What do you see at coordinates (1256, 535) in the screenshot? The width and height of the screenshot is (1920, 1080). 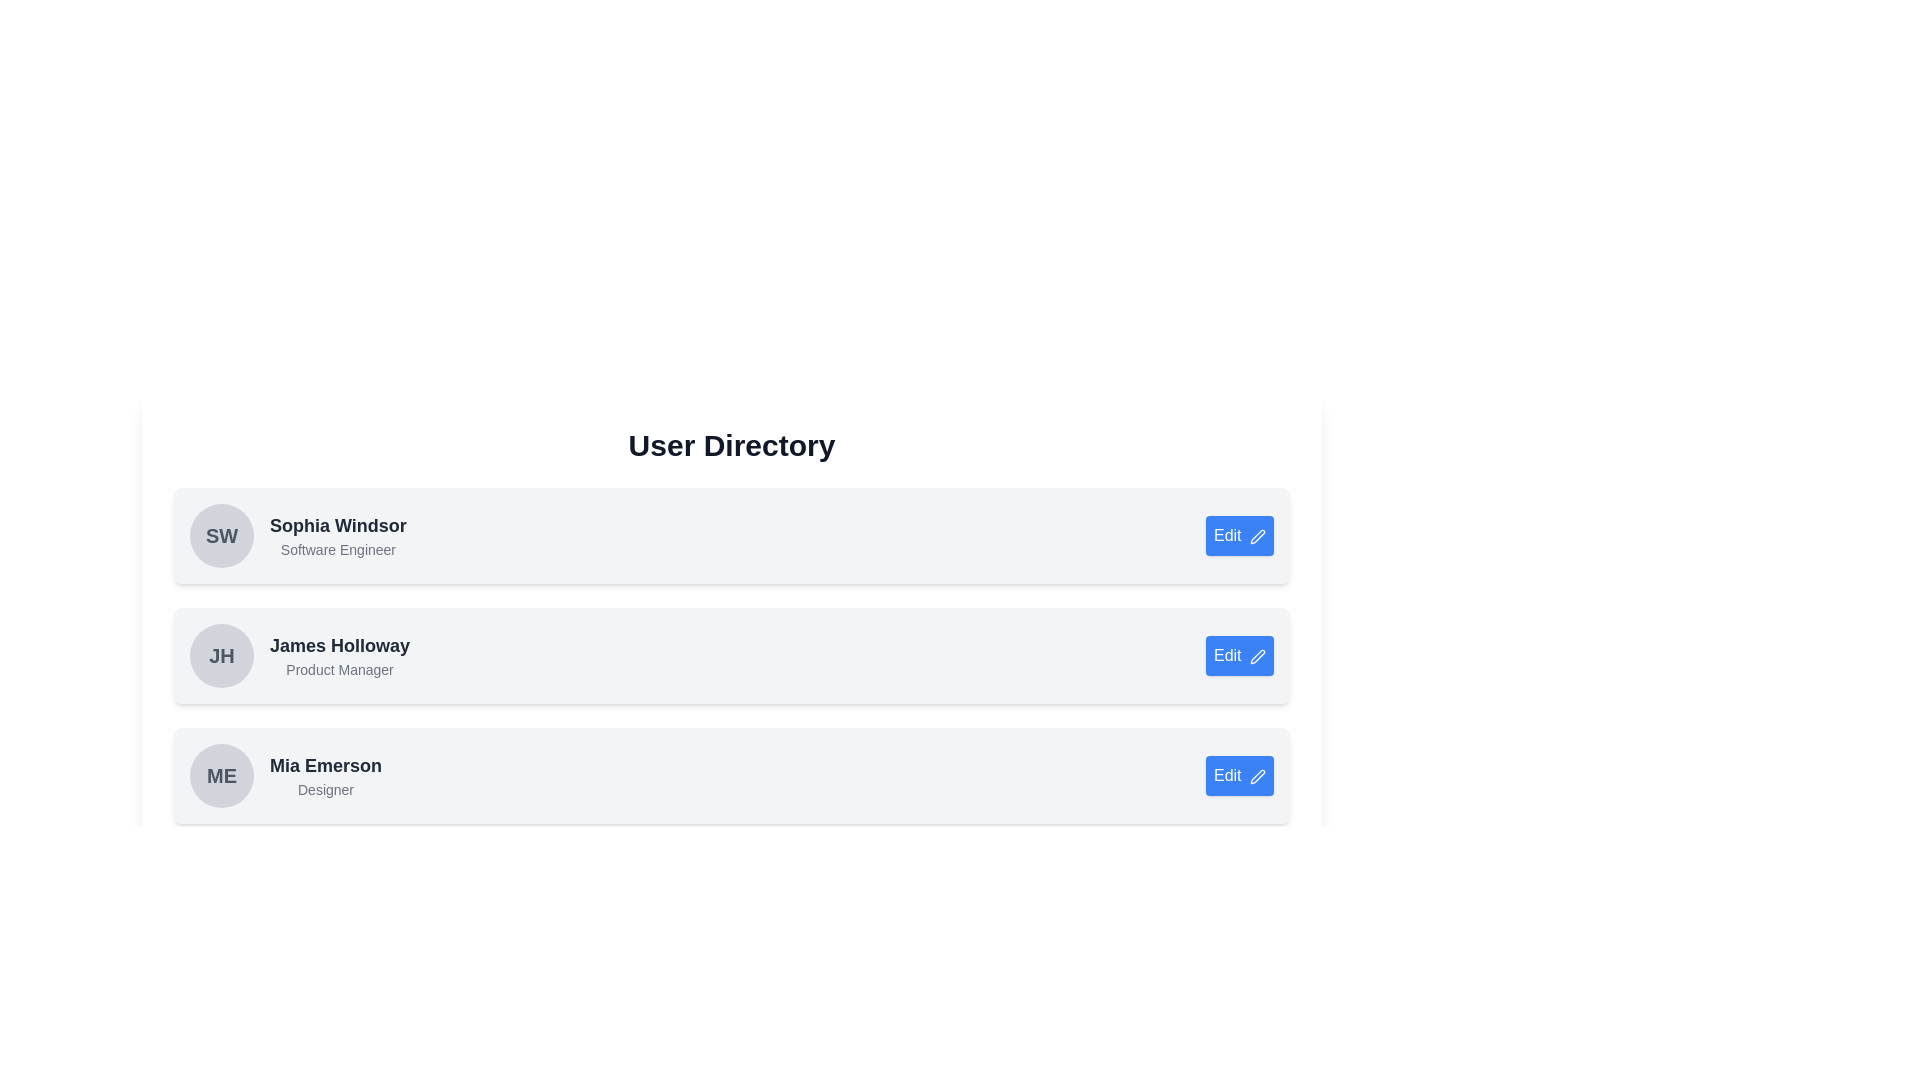 I see `the 'Edit' button surrounding the pen icon` at bounding box center [1256, 535].